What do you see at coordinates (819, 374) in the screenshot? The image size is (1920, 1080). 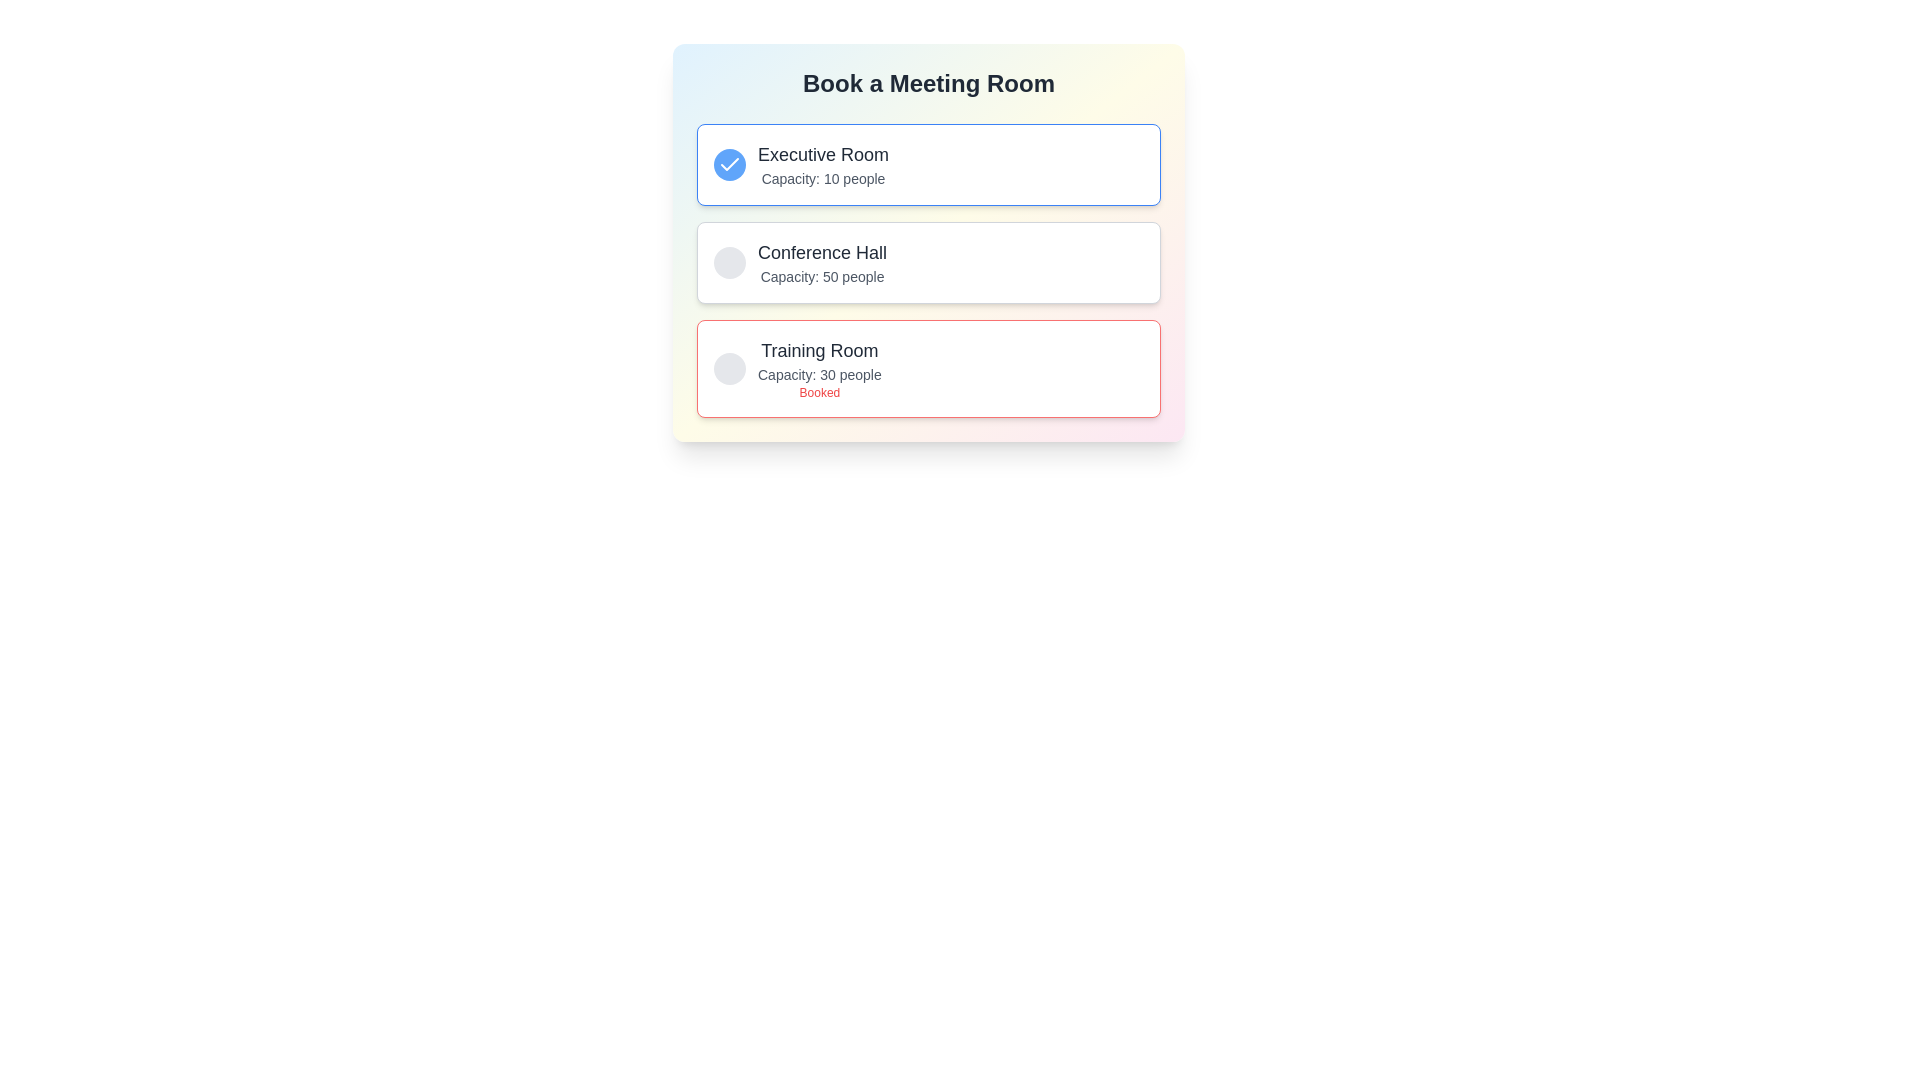 I see `the Text label that provides information about the capacity of the associated room, located below the 'Training Room' title and above the 'Booked' text in the third card element of the 'Book a Meeting Room' section` at bounding box center [819, 374].